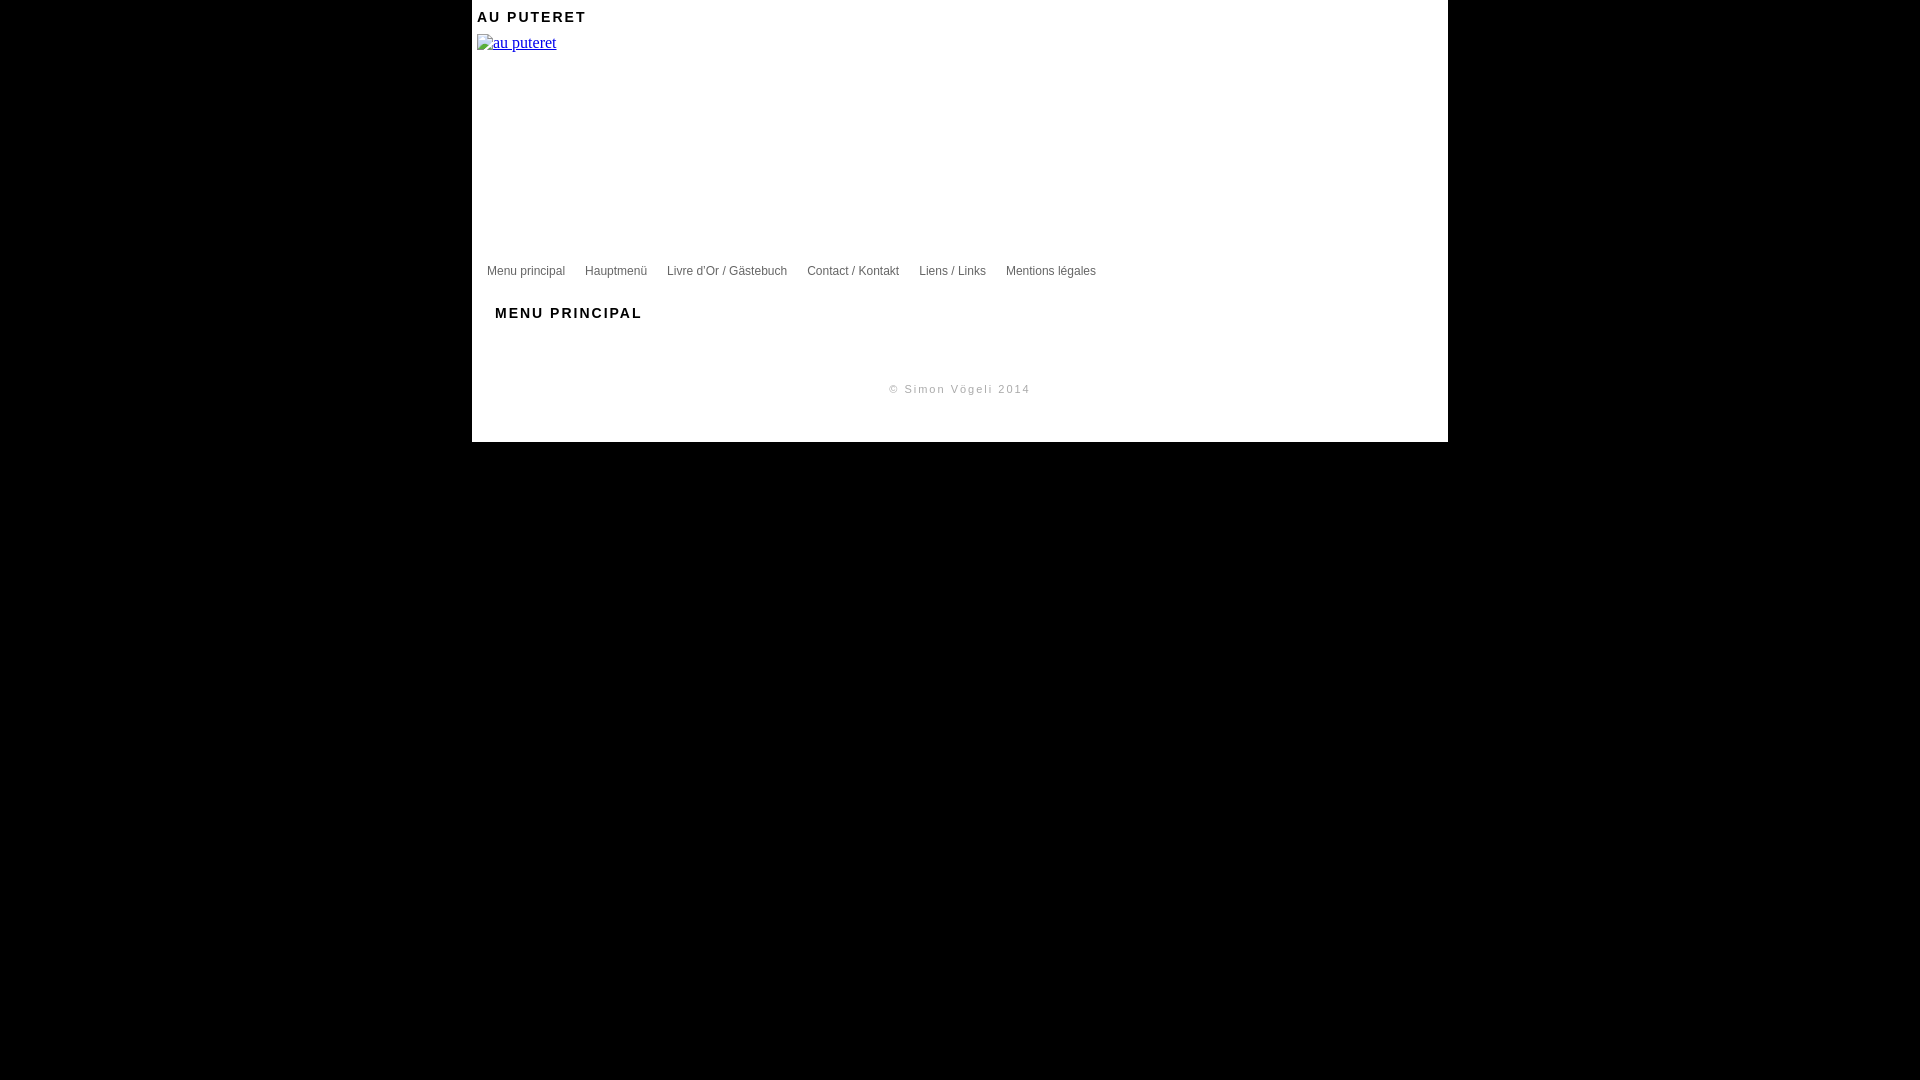 The height and width of the screenshot is (1080, 1920). Describe the element at coordinates (951, 270) in the screenshot. I see `'Liens / Links'` at that location.